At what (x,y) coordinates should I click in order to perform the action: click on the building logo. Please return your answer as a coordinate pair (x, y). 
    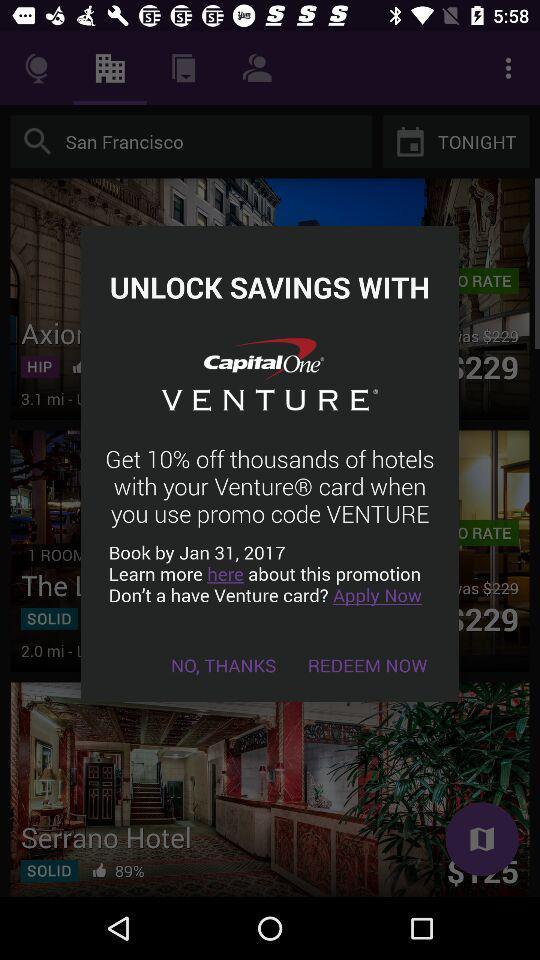
    Looking at the image, I should click on (110, 68).